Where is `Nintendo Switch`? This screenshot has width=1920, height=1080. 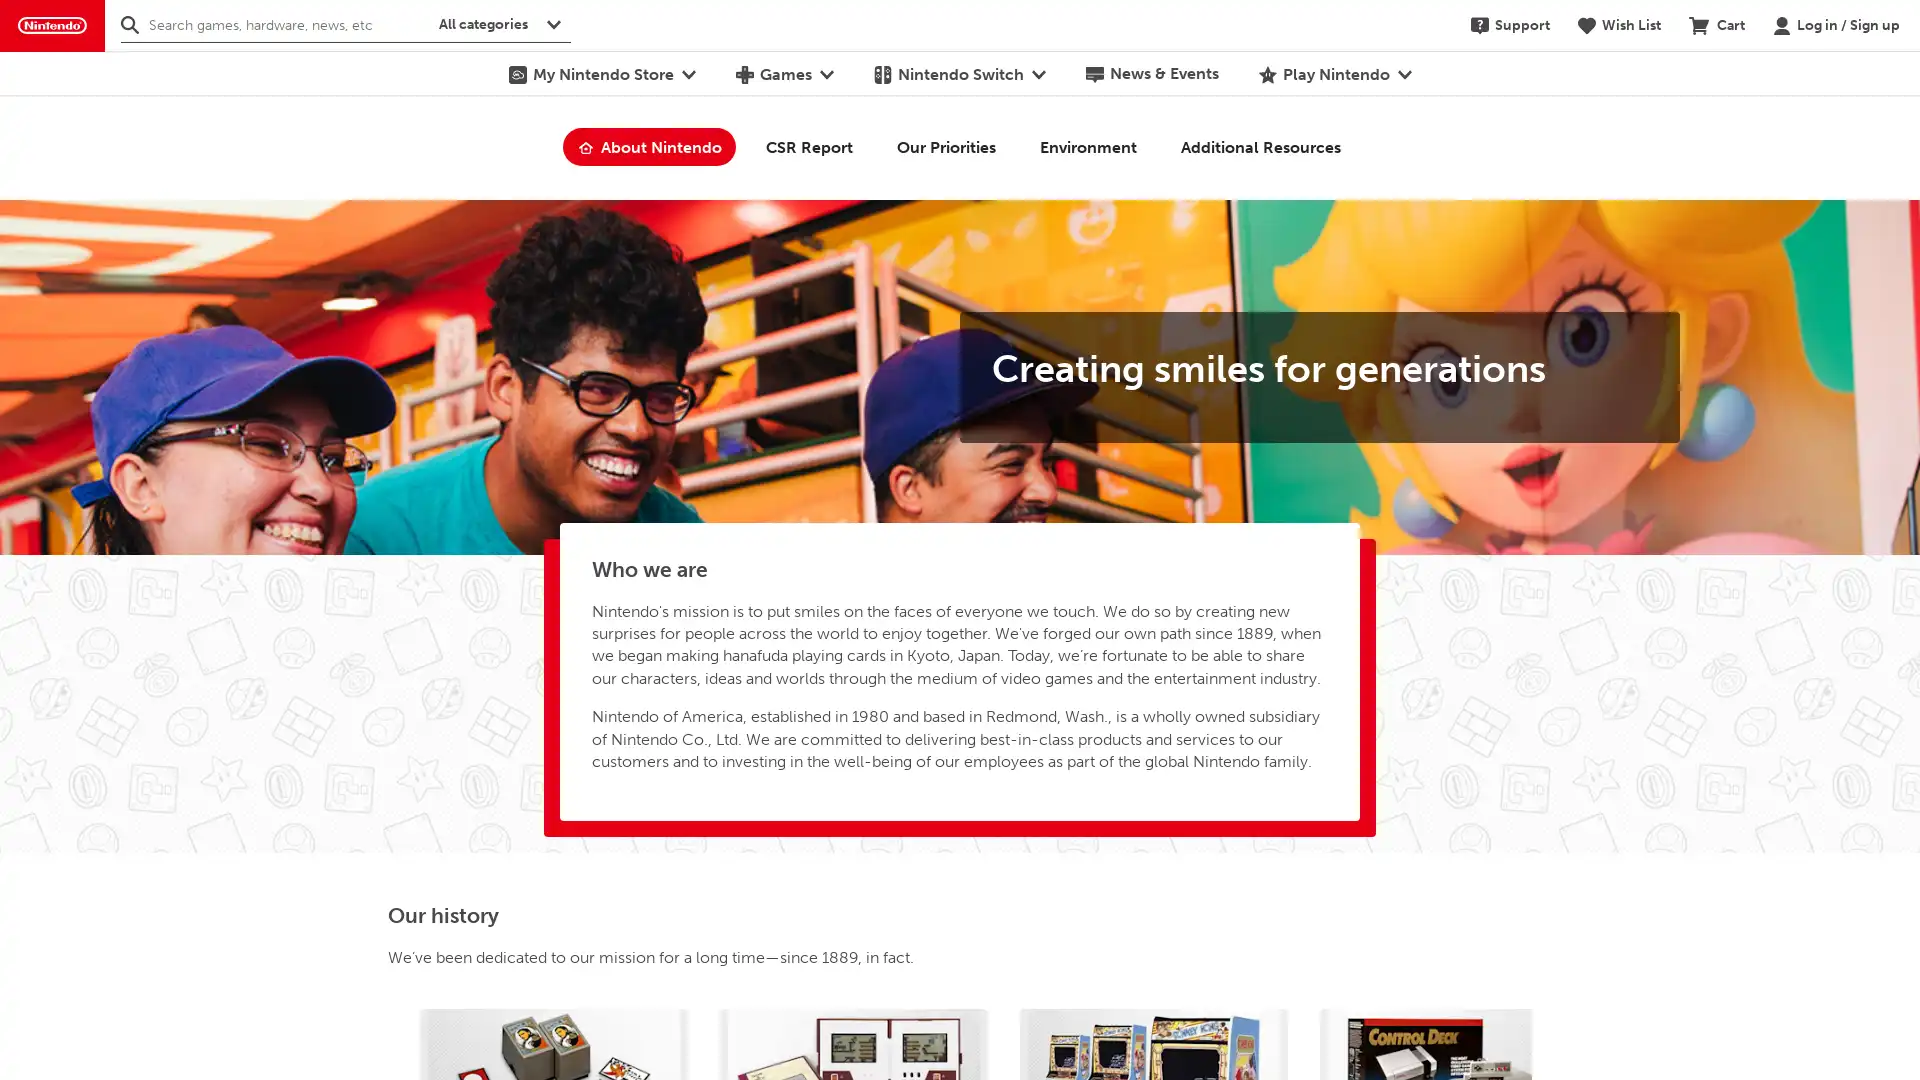
Nintendo Switch is located at coordinates (958, 72).